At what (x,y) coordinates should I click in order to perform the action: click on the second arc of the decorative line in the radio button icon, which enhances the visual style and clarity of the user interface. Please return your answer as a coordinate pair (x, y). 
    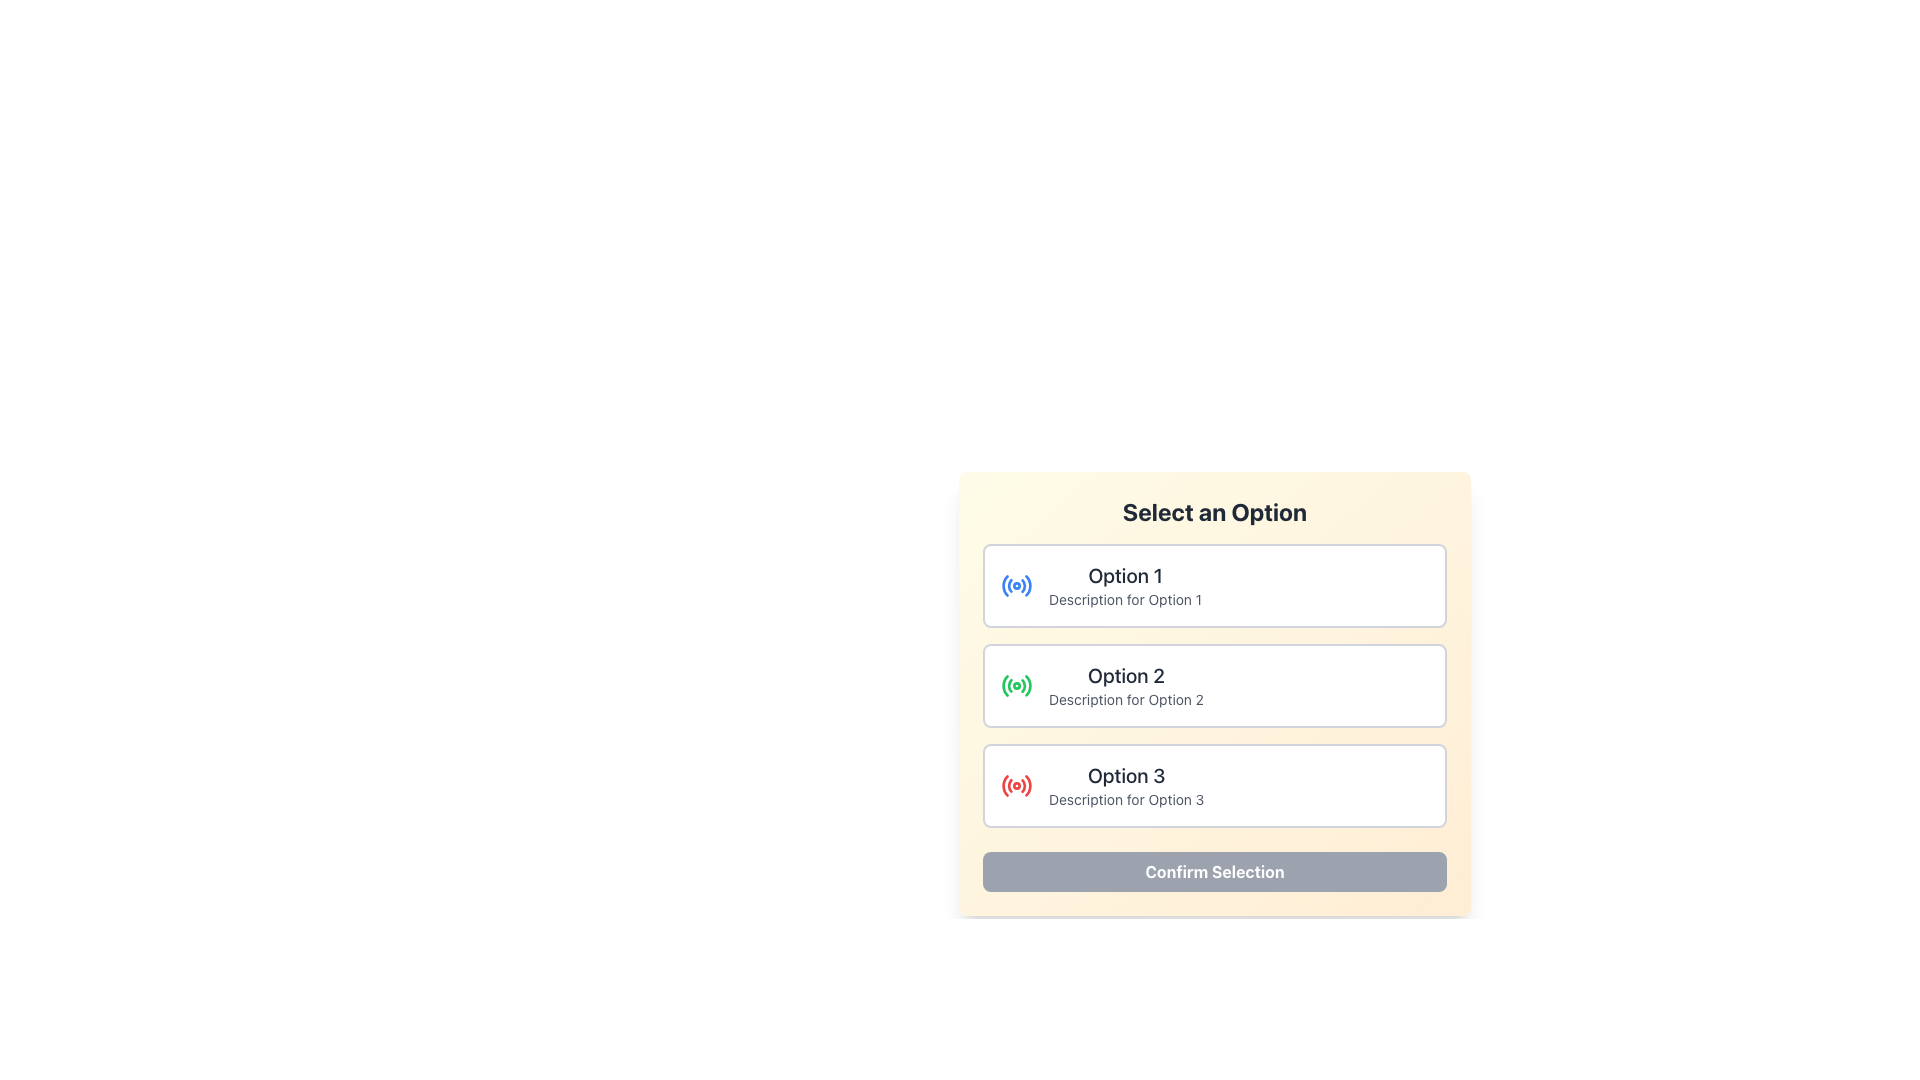
    Looking at the image, I should click on (1010, 585).